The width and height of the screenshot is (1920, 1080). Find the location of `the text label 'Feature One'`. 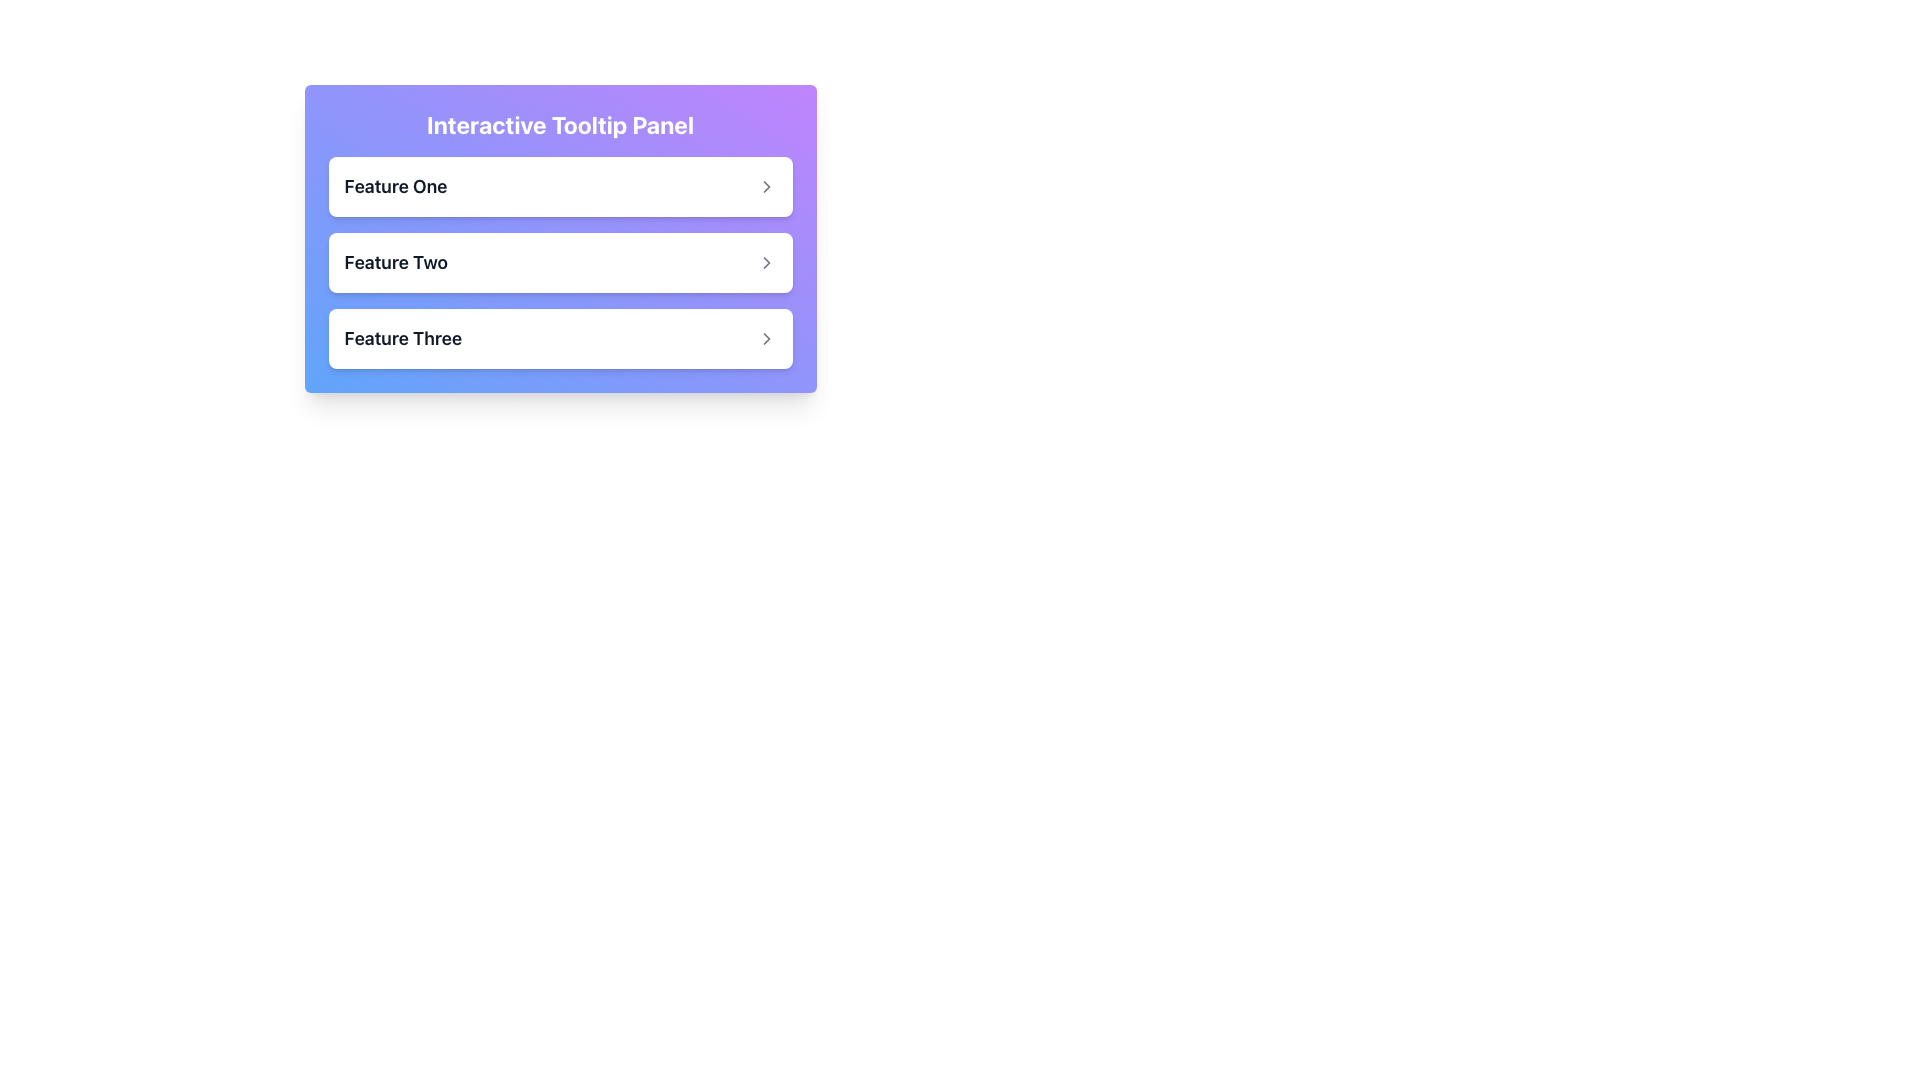

the text label 'Feature One' is located at coordinates (395, 186).